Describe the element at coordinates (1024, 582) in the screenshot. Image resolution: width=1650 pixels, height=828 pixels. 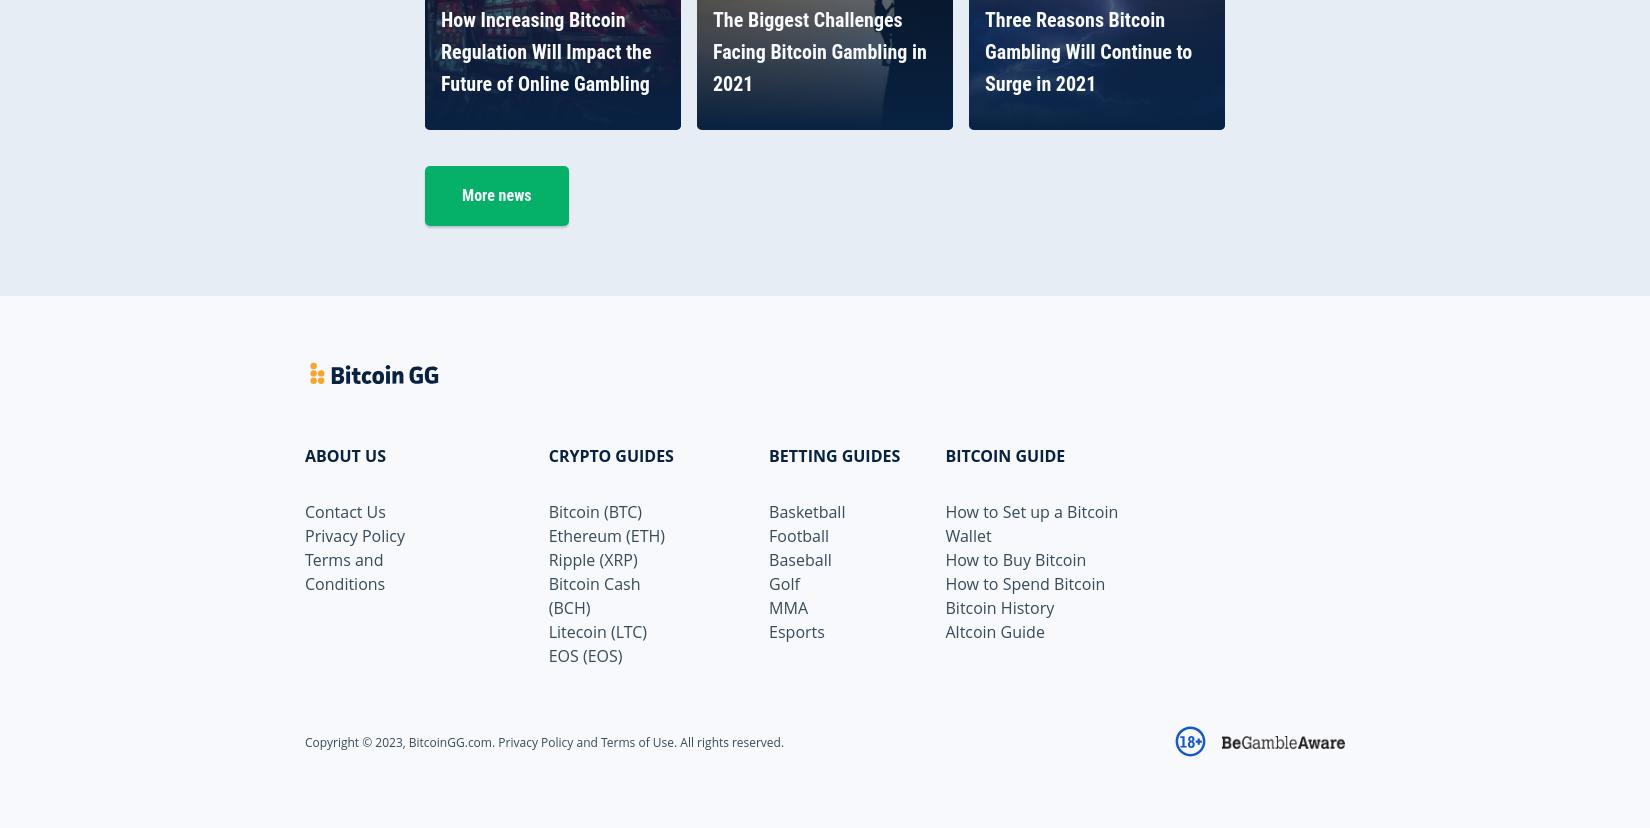
I see `'How to Spend Bitcoin'` at that location.